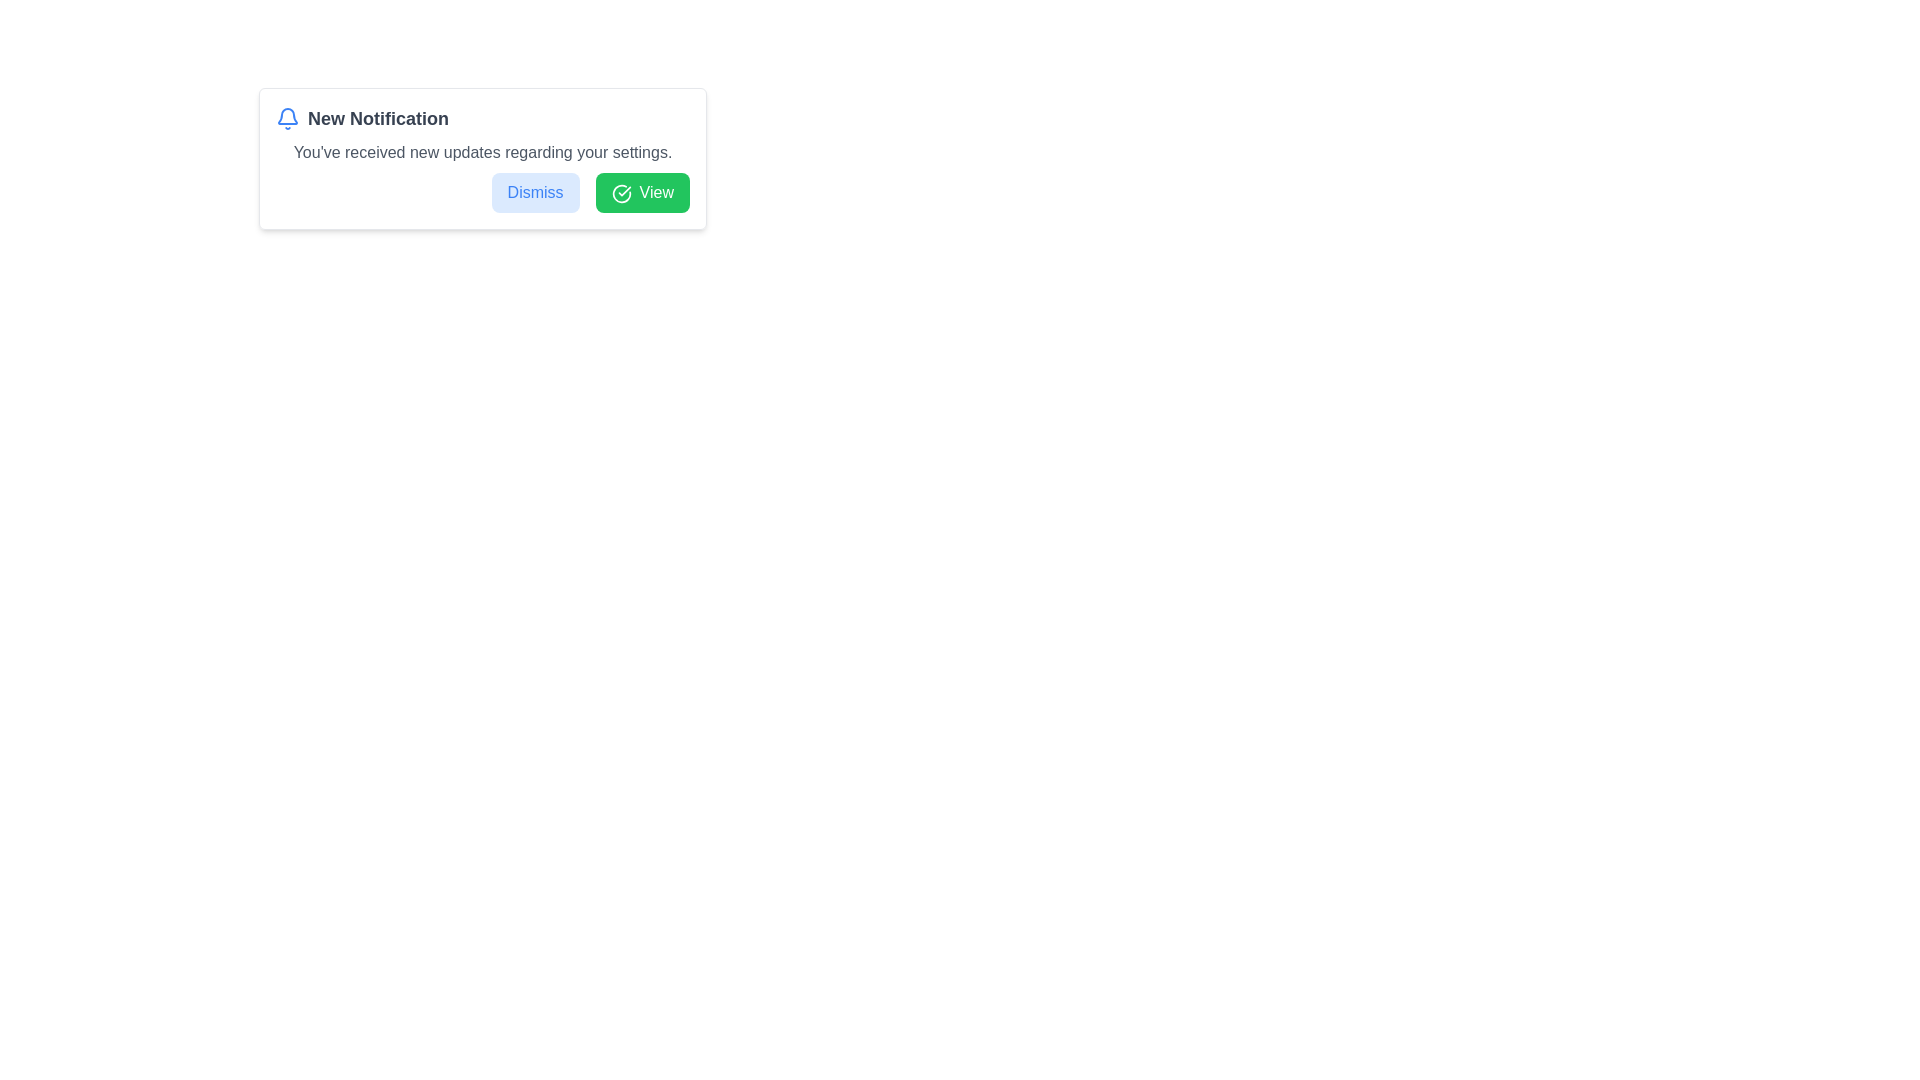  I want to click on the 'Dismiss' button, which is a rounded rectangular button with blue text on a light blue background, located to the left of the green 'View' button, so click(535, 192).